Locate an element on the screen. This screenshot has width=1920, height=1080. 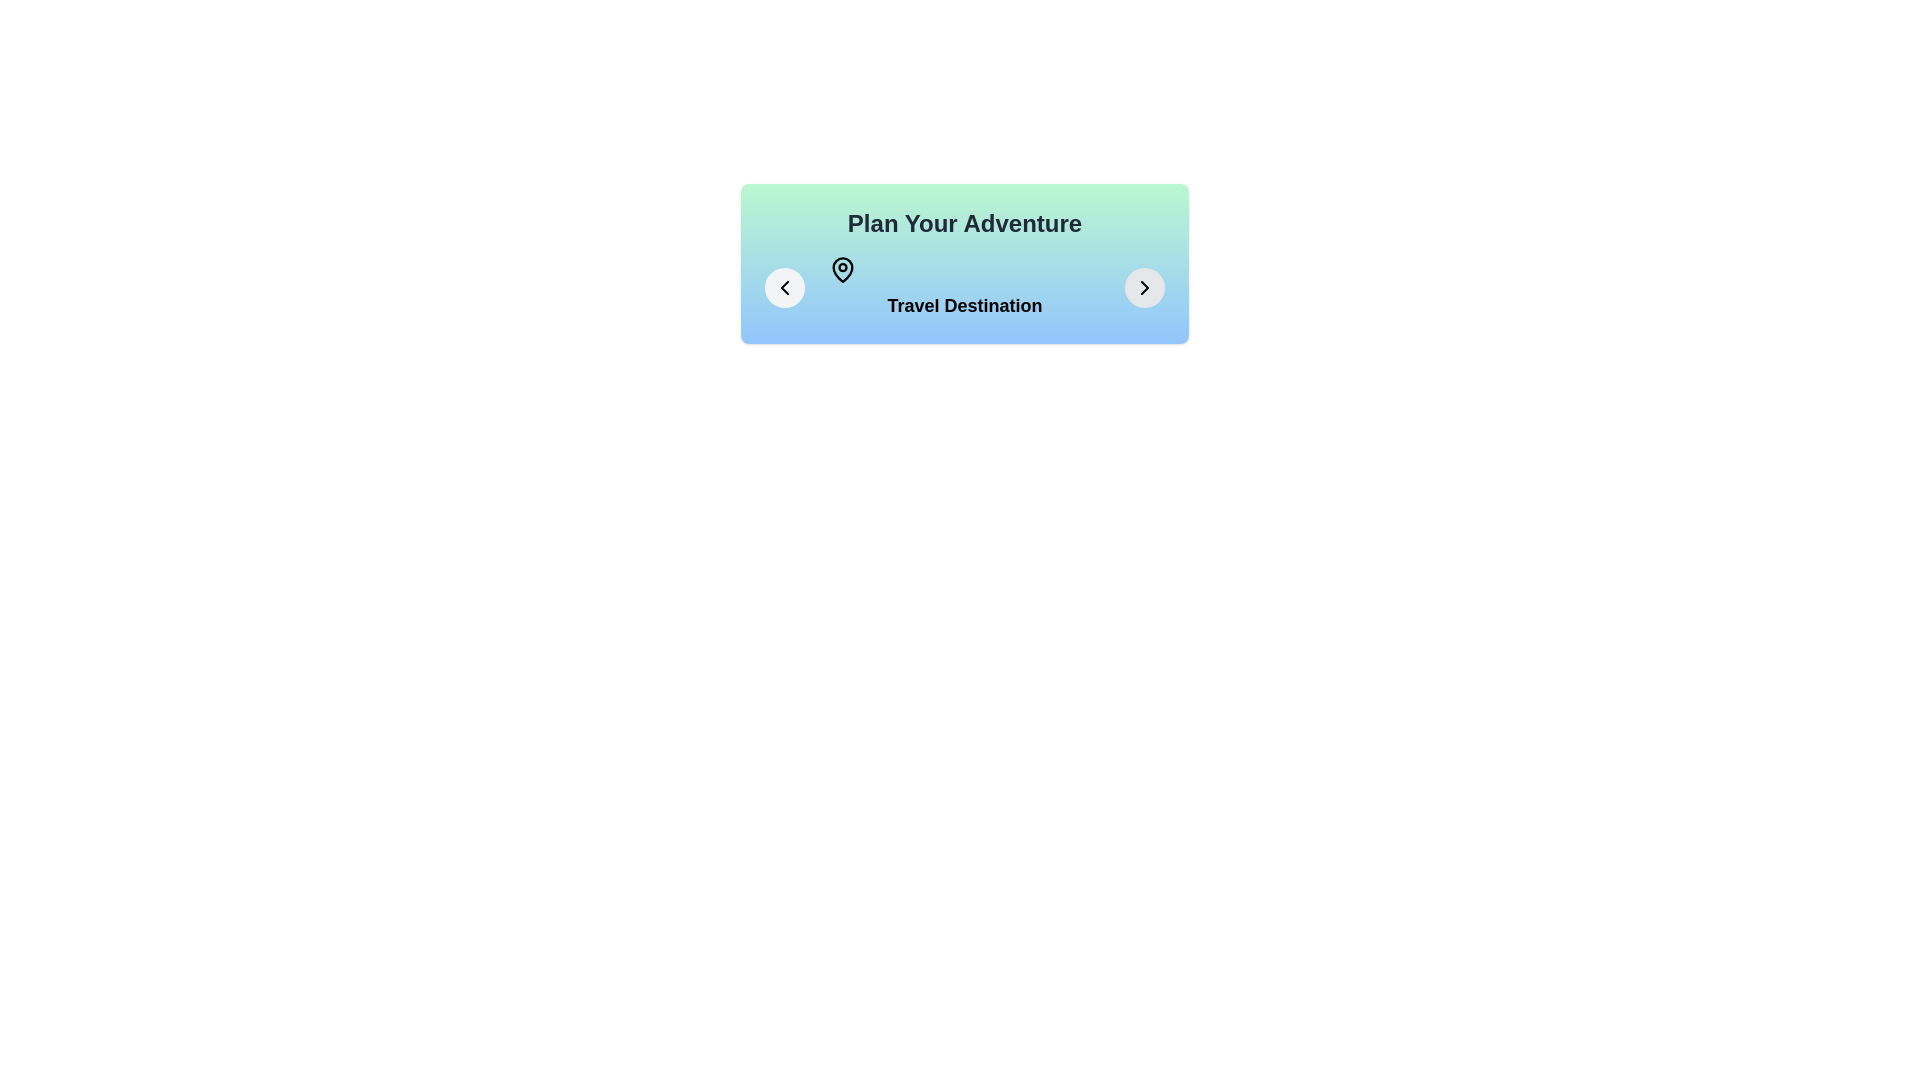
the left arrow button to navigate to the previous stage is located at coordinates (784, 288).